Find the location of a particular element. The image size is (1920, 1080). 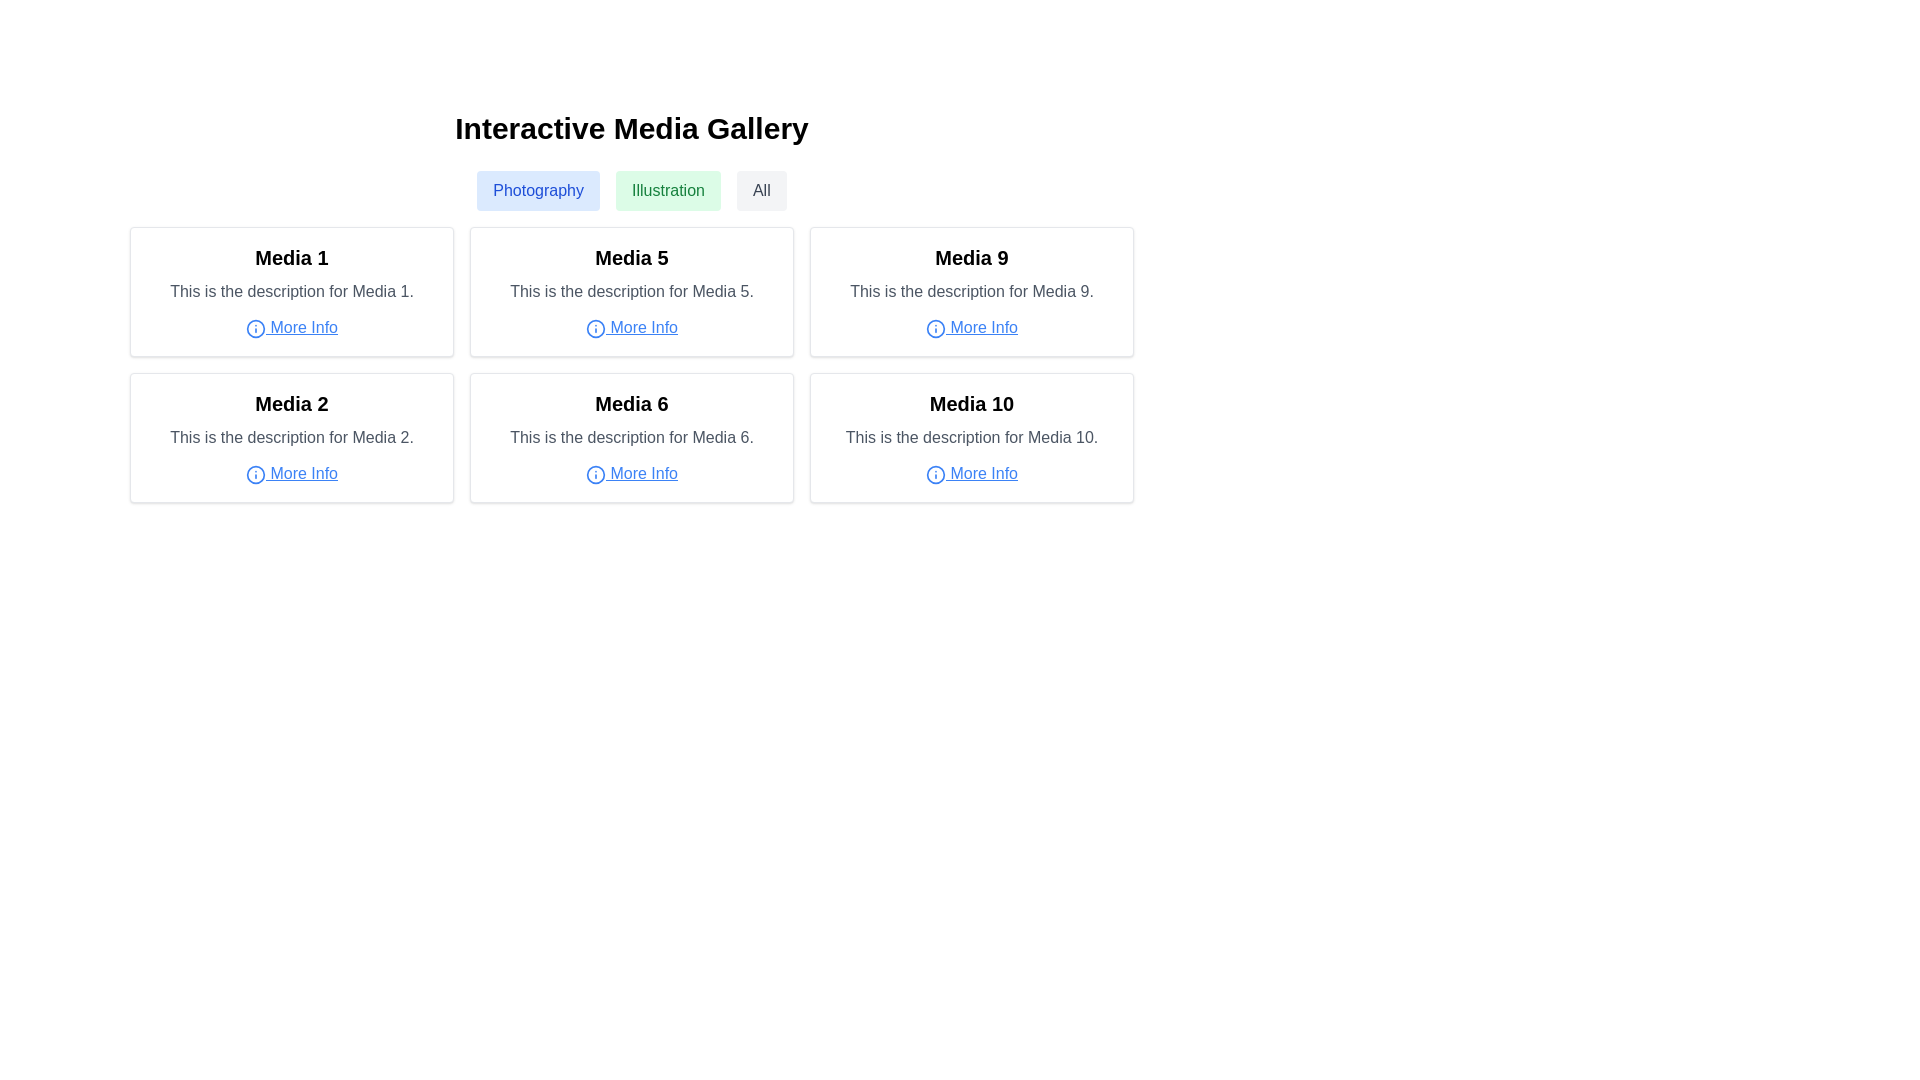

the link with an icon located at the bottom-center of the interactive card for 'Media 1' is located at coordinates (291, 326).